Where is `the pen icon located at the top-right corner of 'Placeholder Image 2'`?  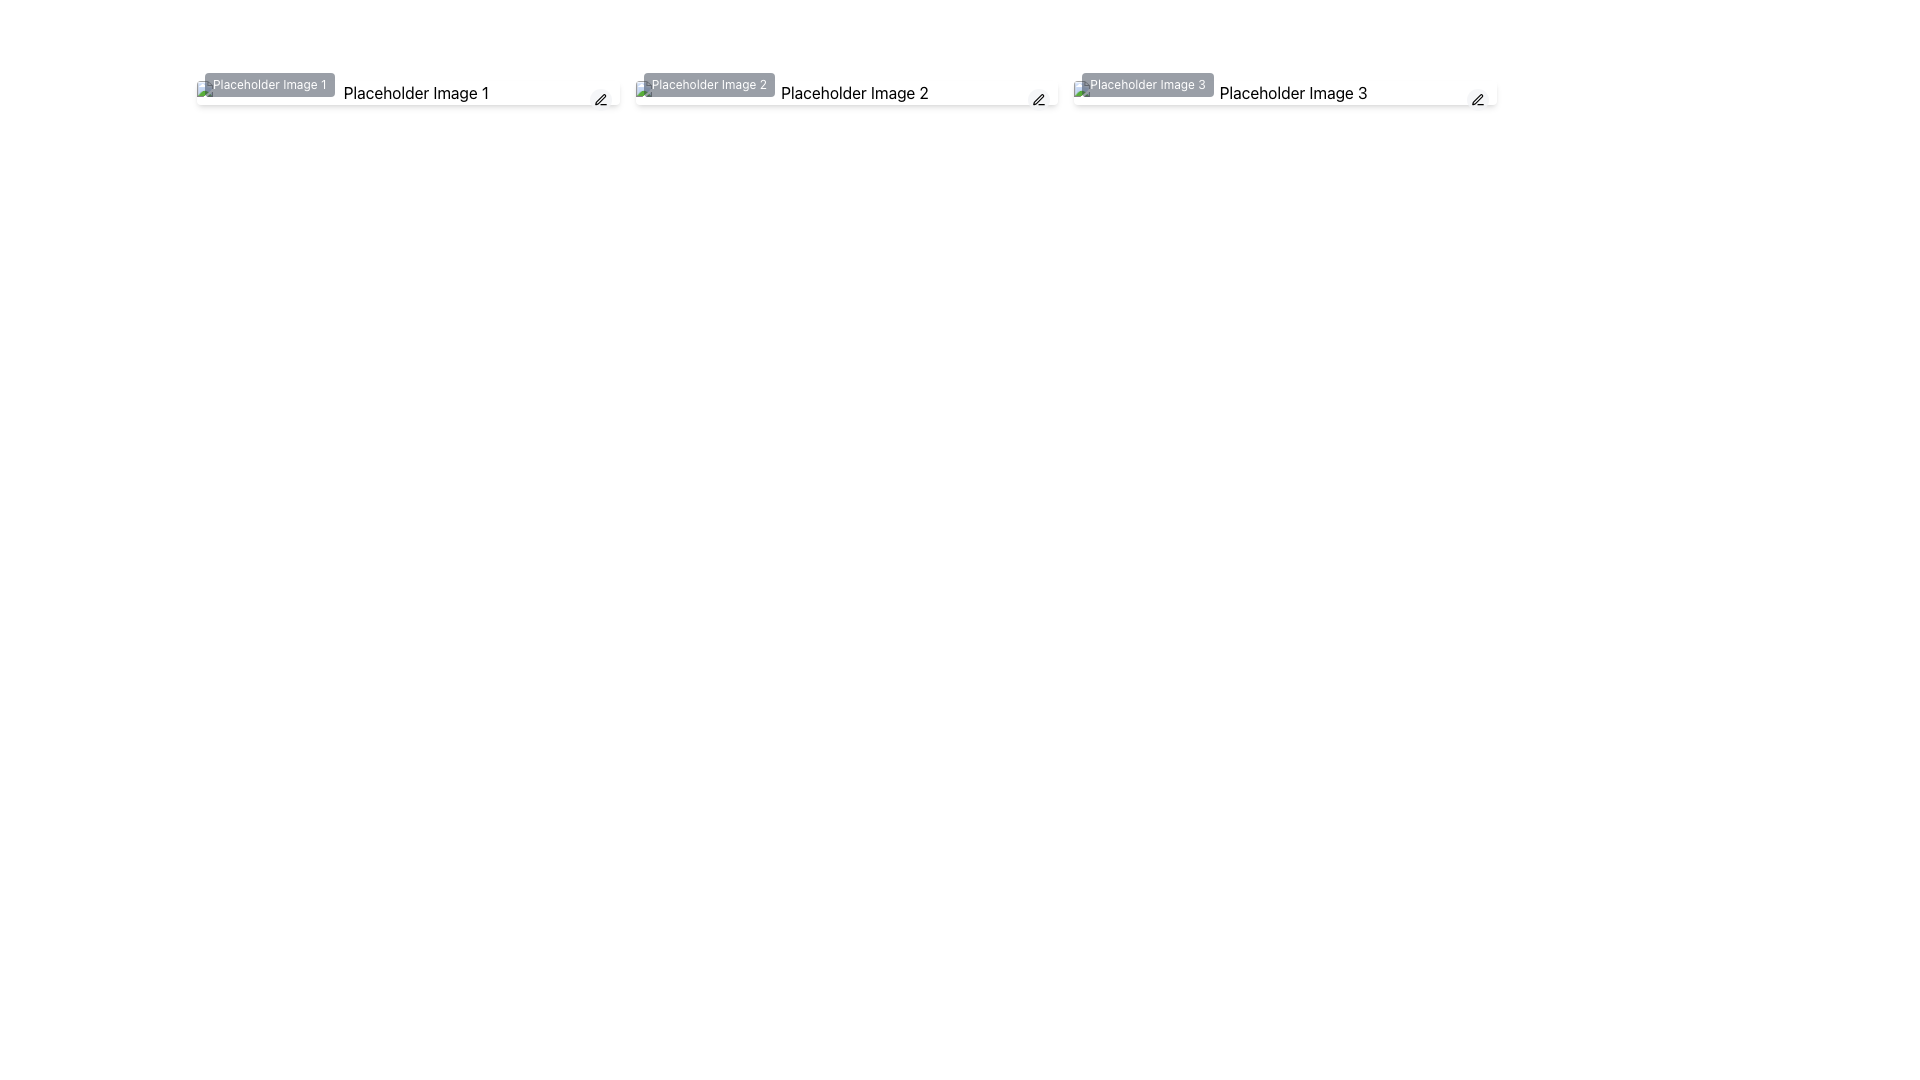 the pen icon located at the top-right corner of 'Placeholder Image 2' is located at coordinates (1039, 100).